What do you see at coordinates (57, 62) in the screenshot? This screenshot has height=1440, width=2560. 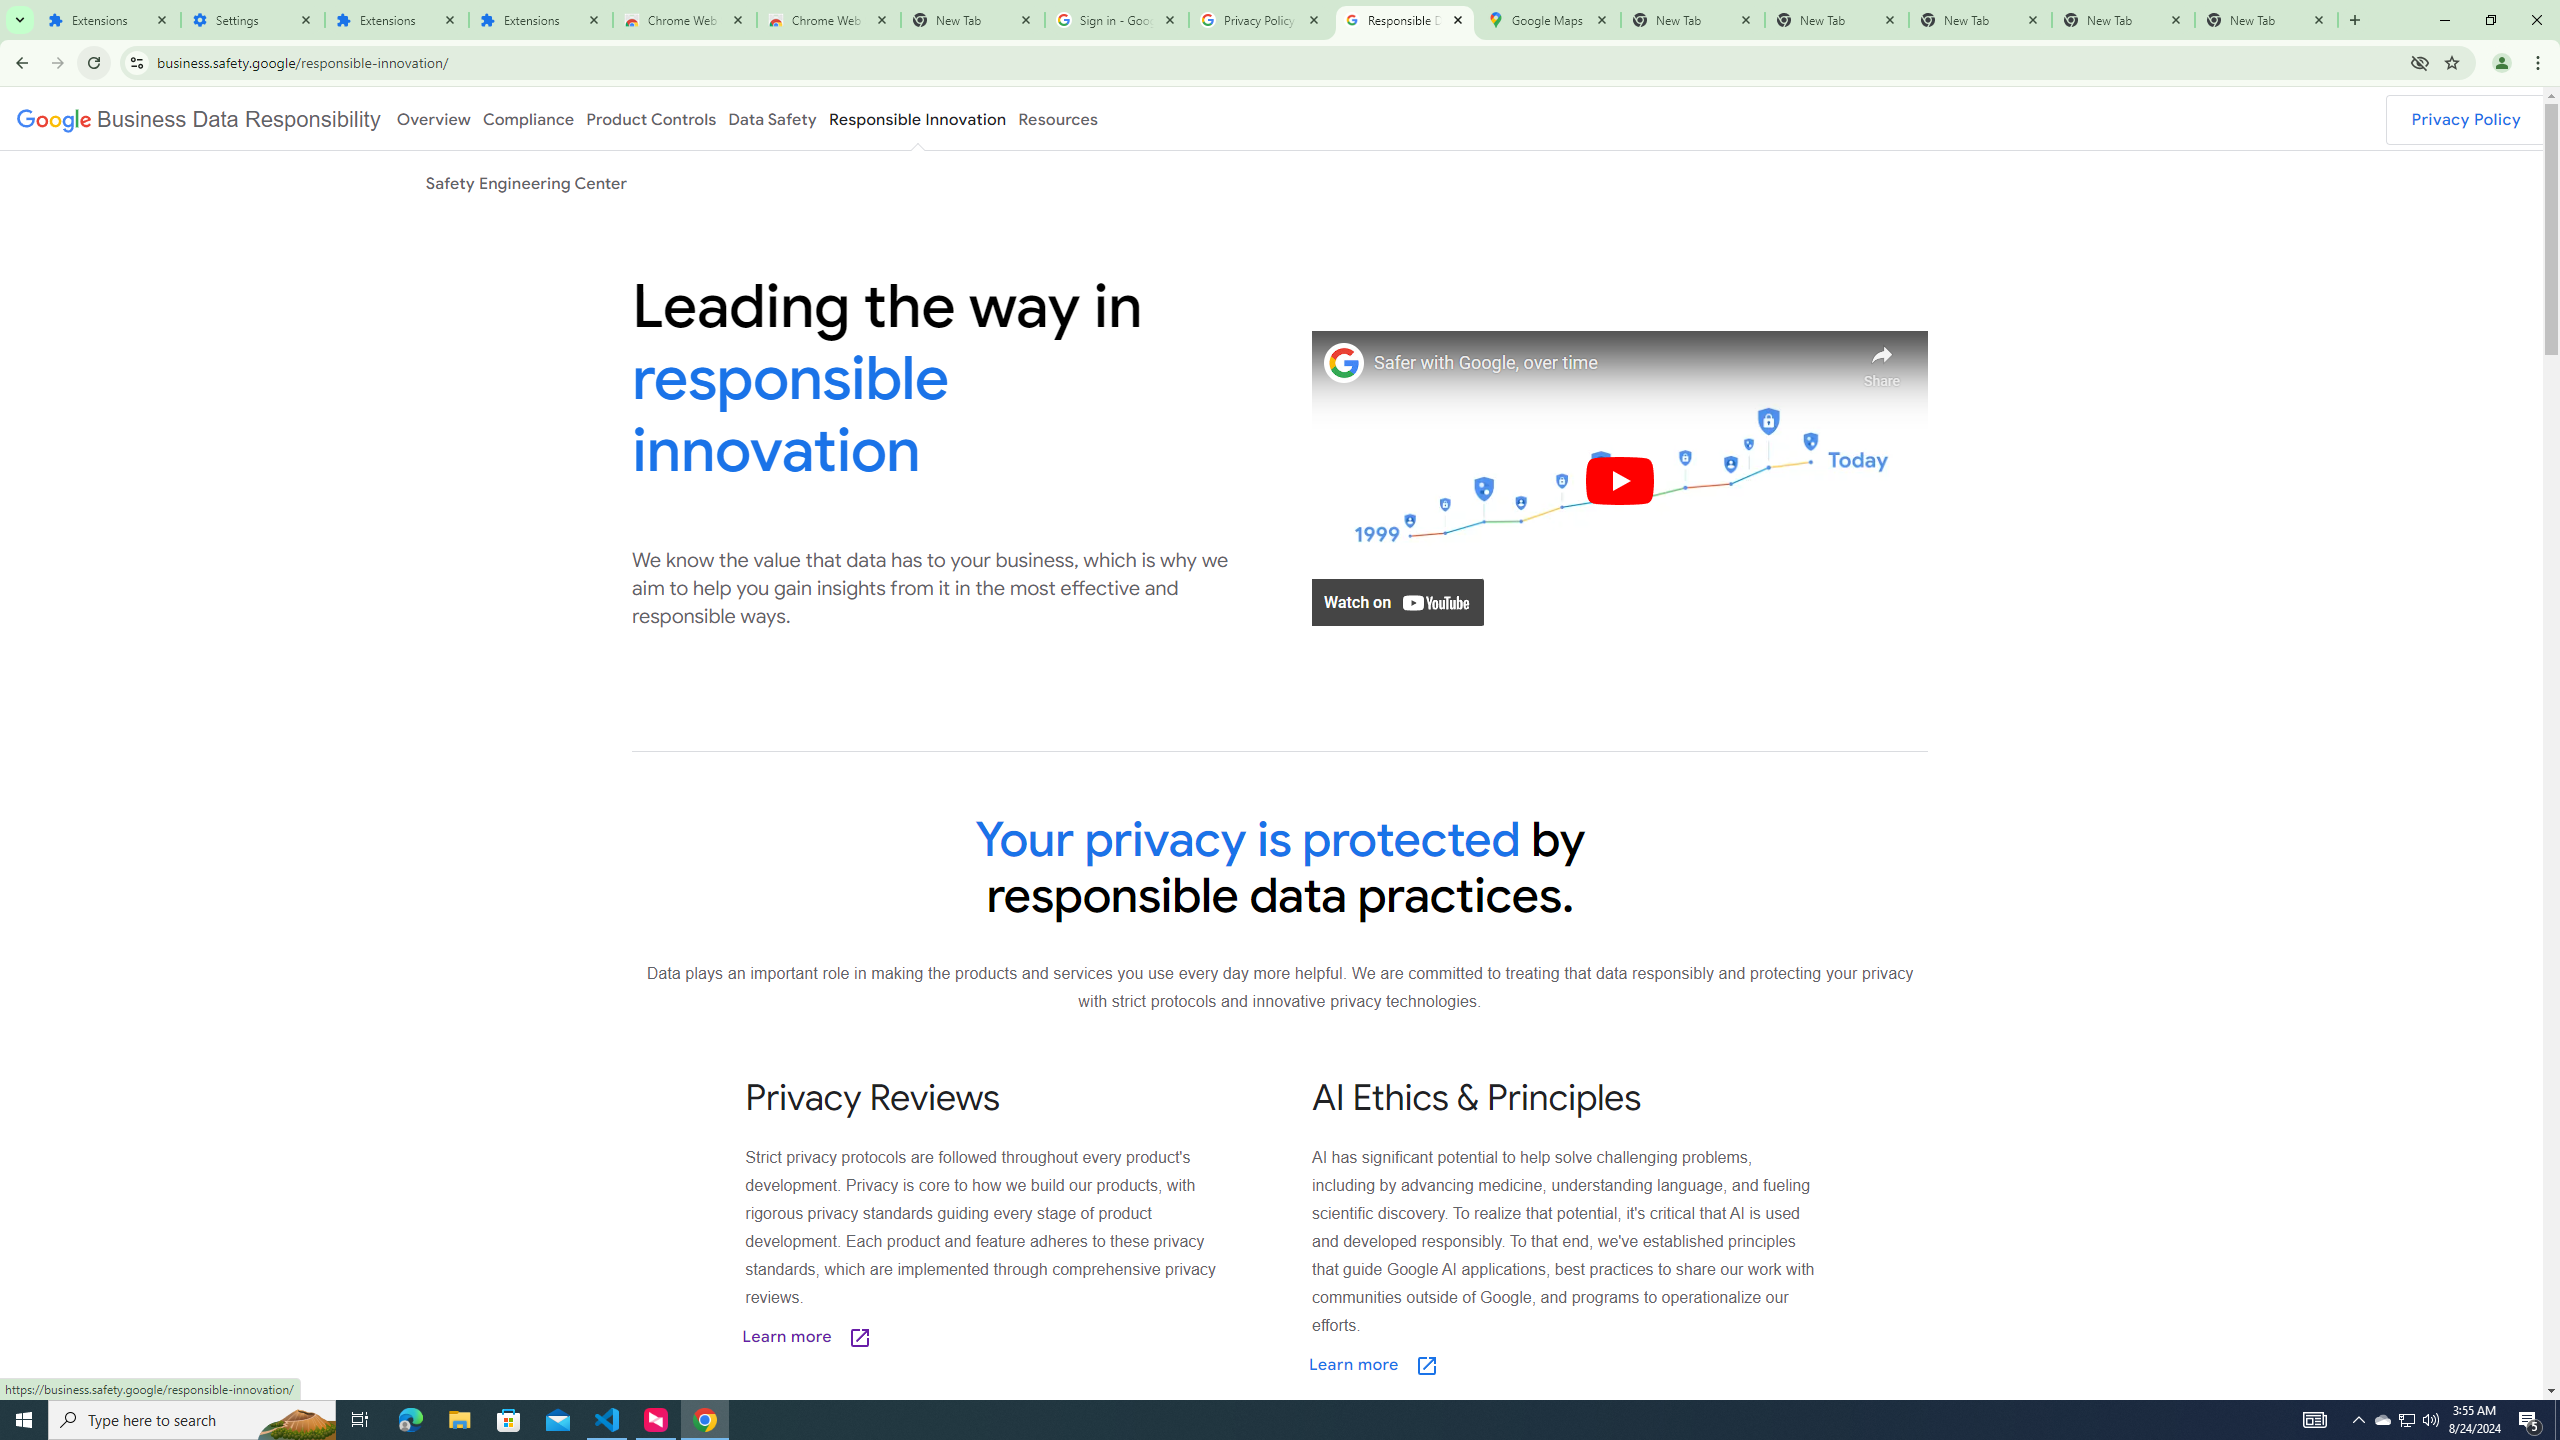 I see `'Forward'` at bounding box center [57, 62].